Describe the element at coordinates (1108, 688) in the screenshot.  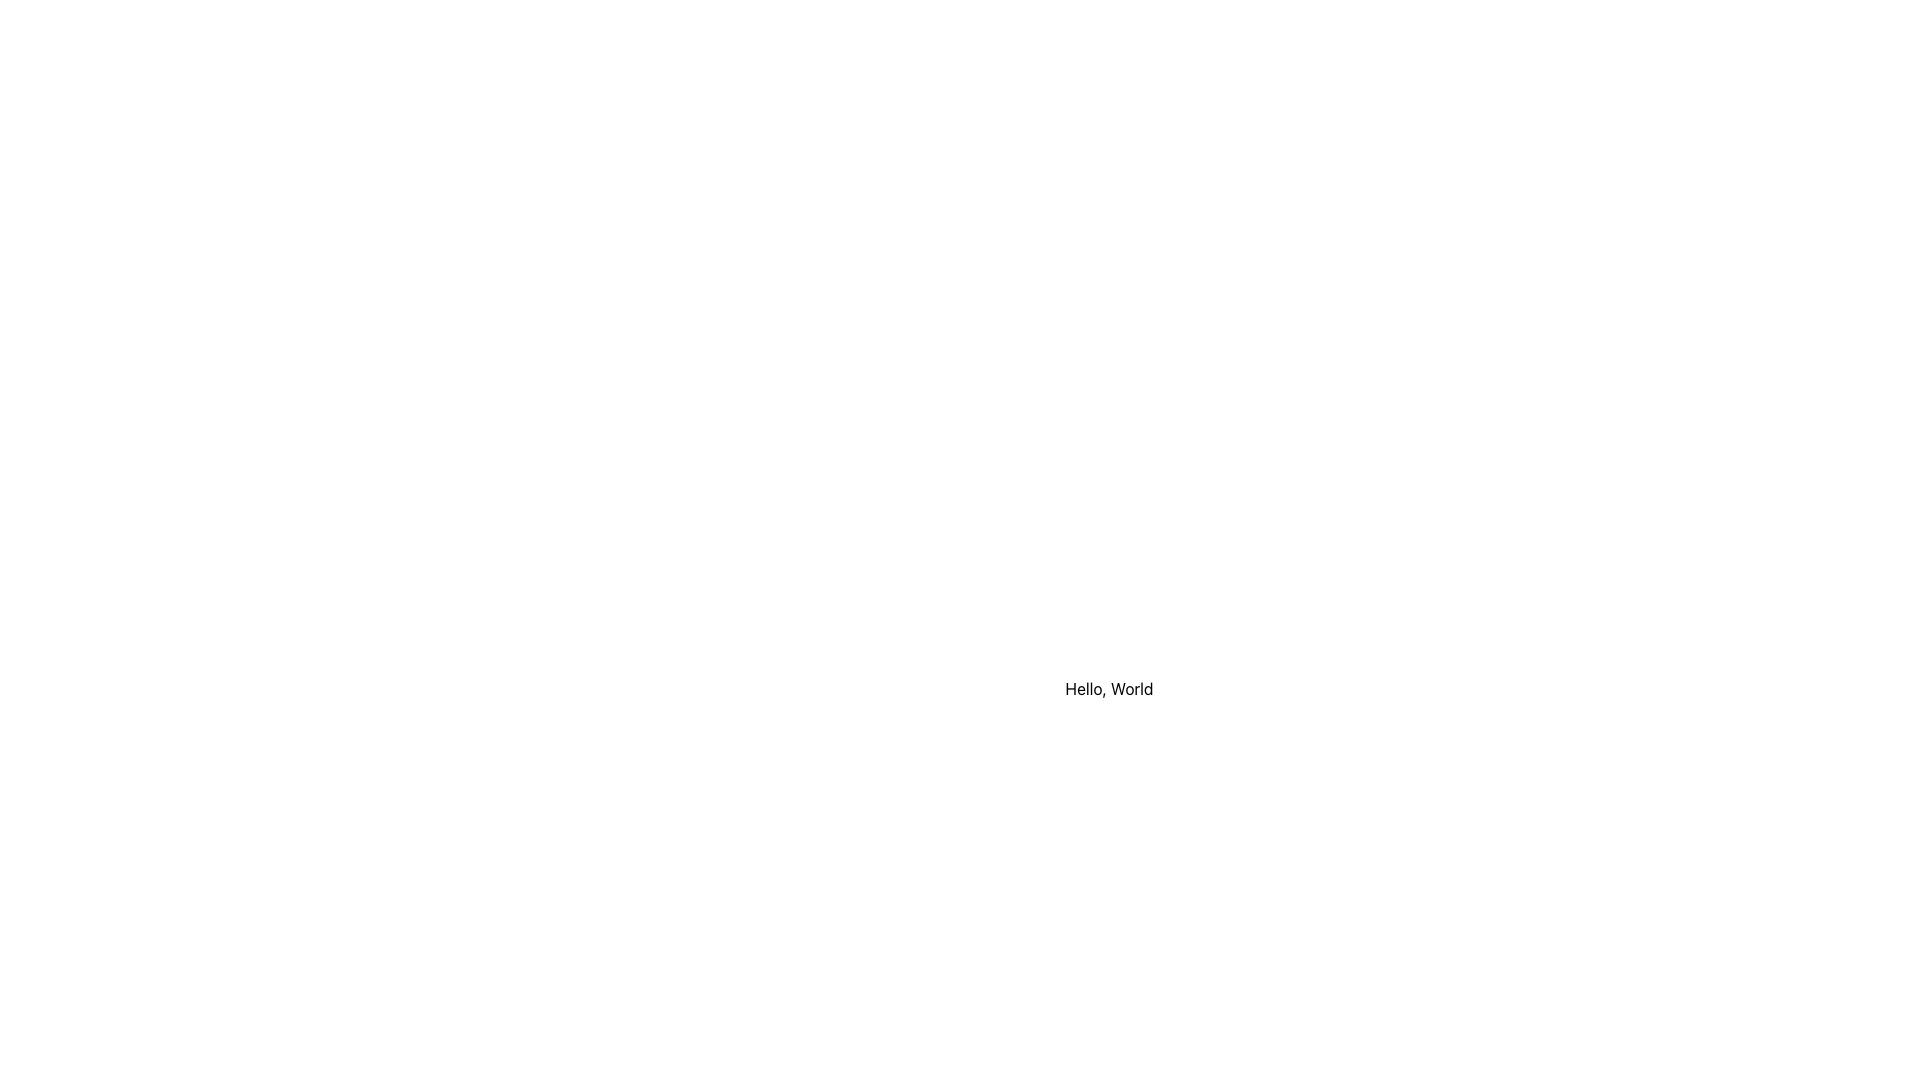
I see `text displayed in the narrow text field that shows 'Hello, World' in black font on a white background` at that location.